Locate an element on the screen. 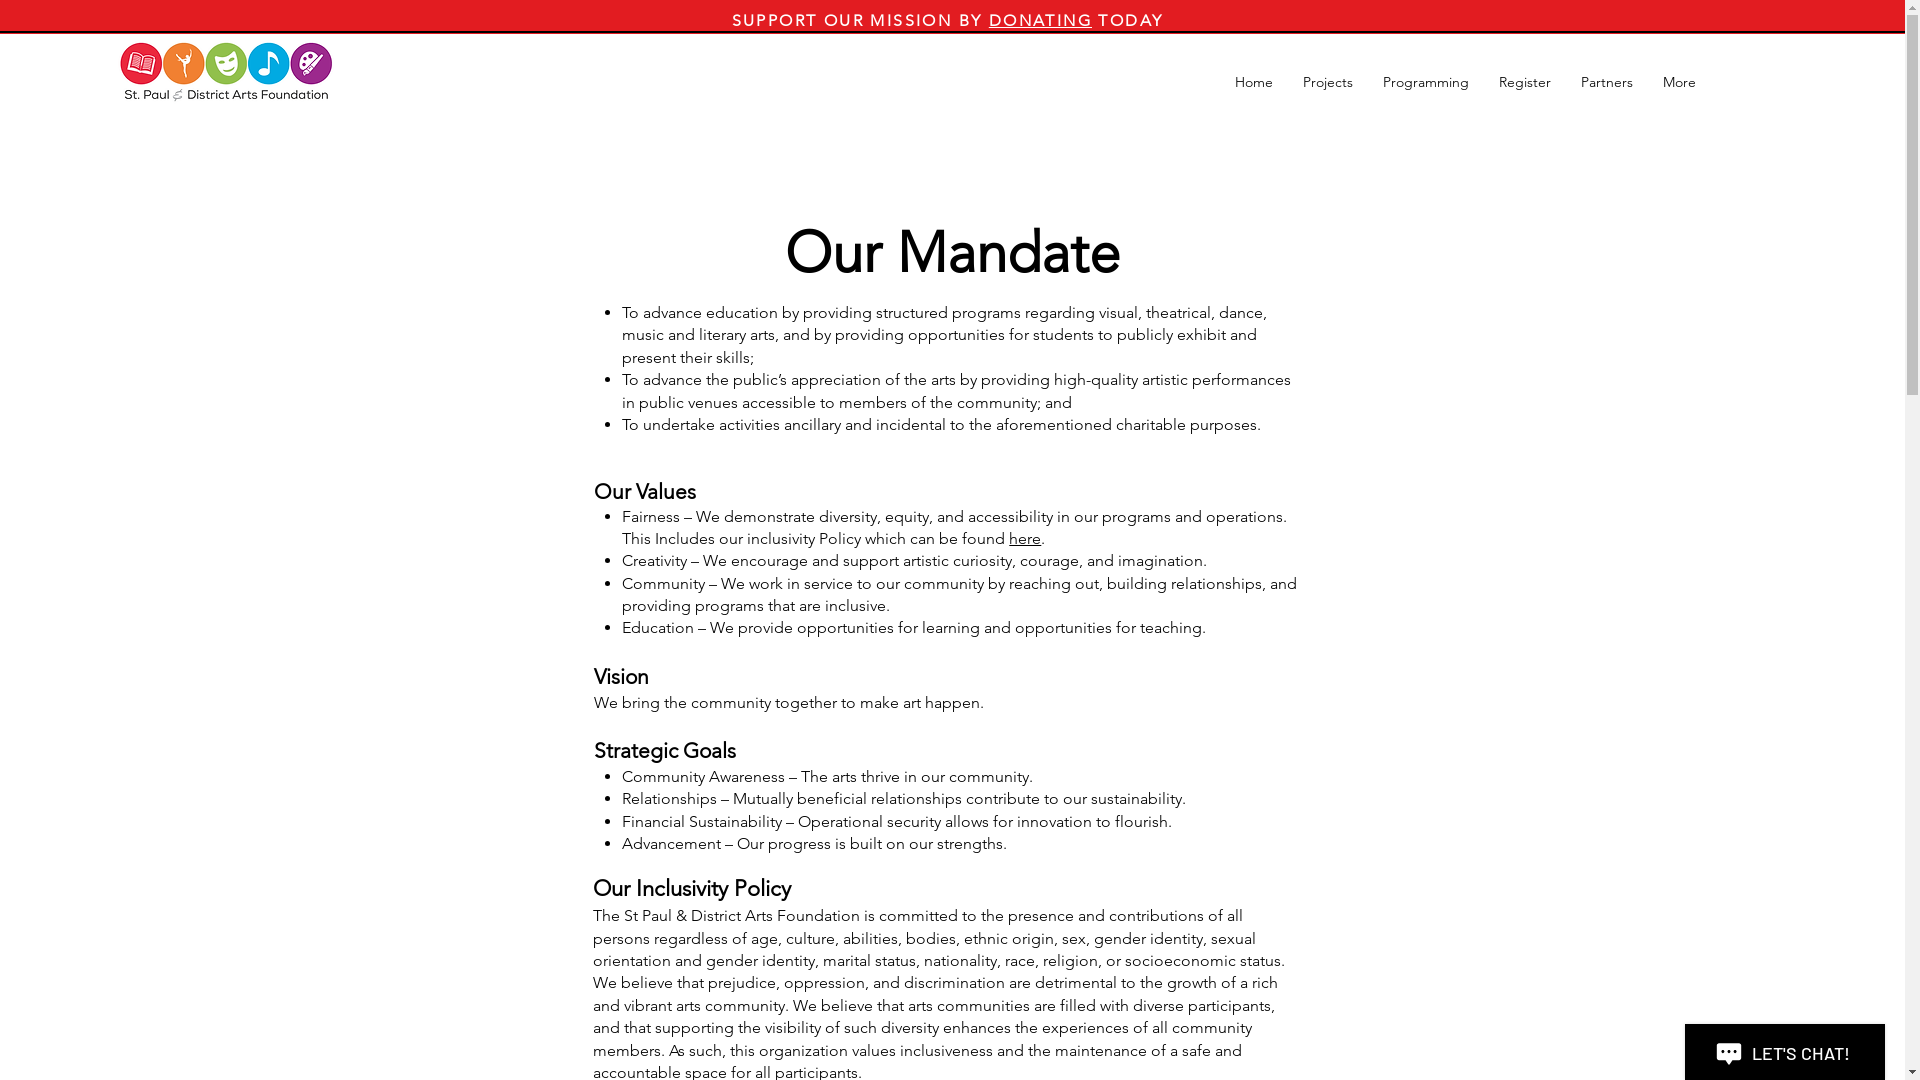 The height and width of the screenshot is (1080, 1920). 'DONATING' is located at coordinates (1040, 20).